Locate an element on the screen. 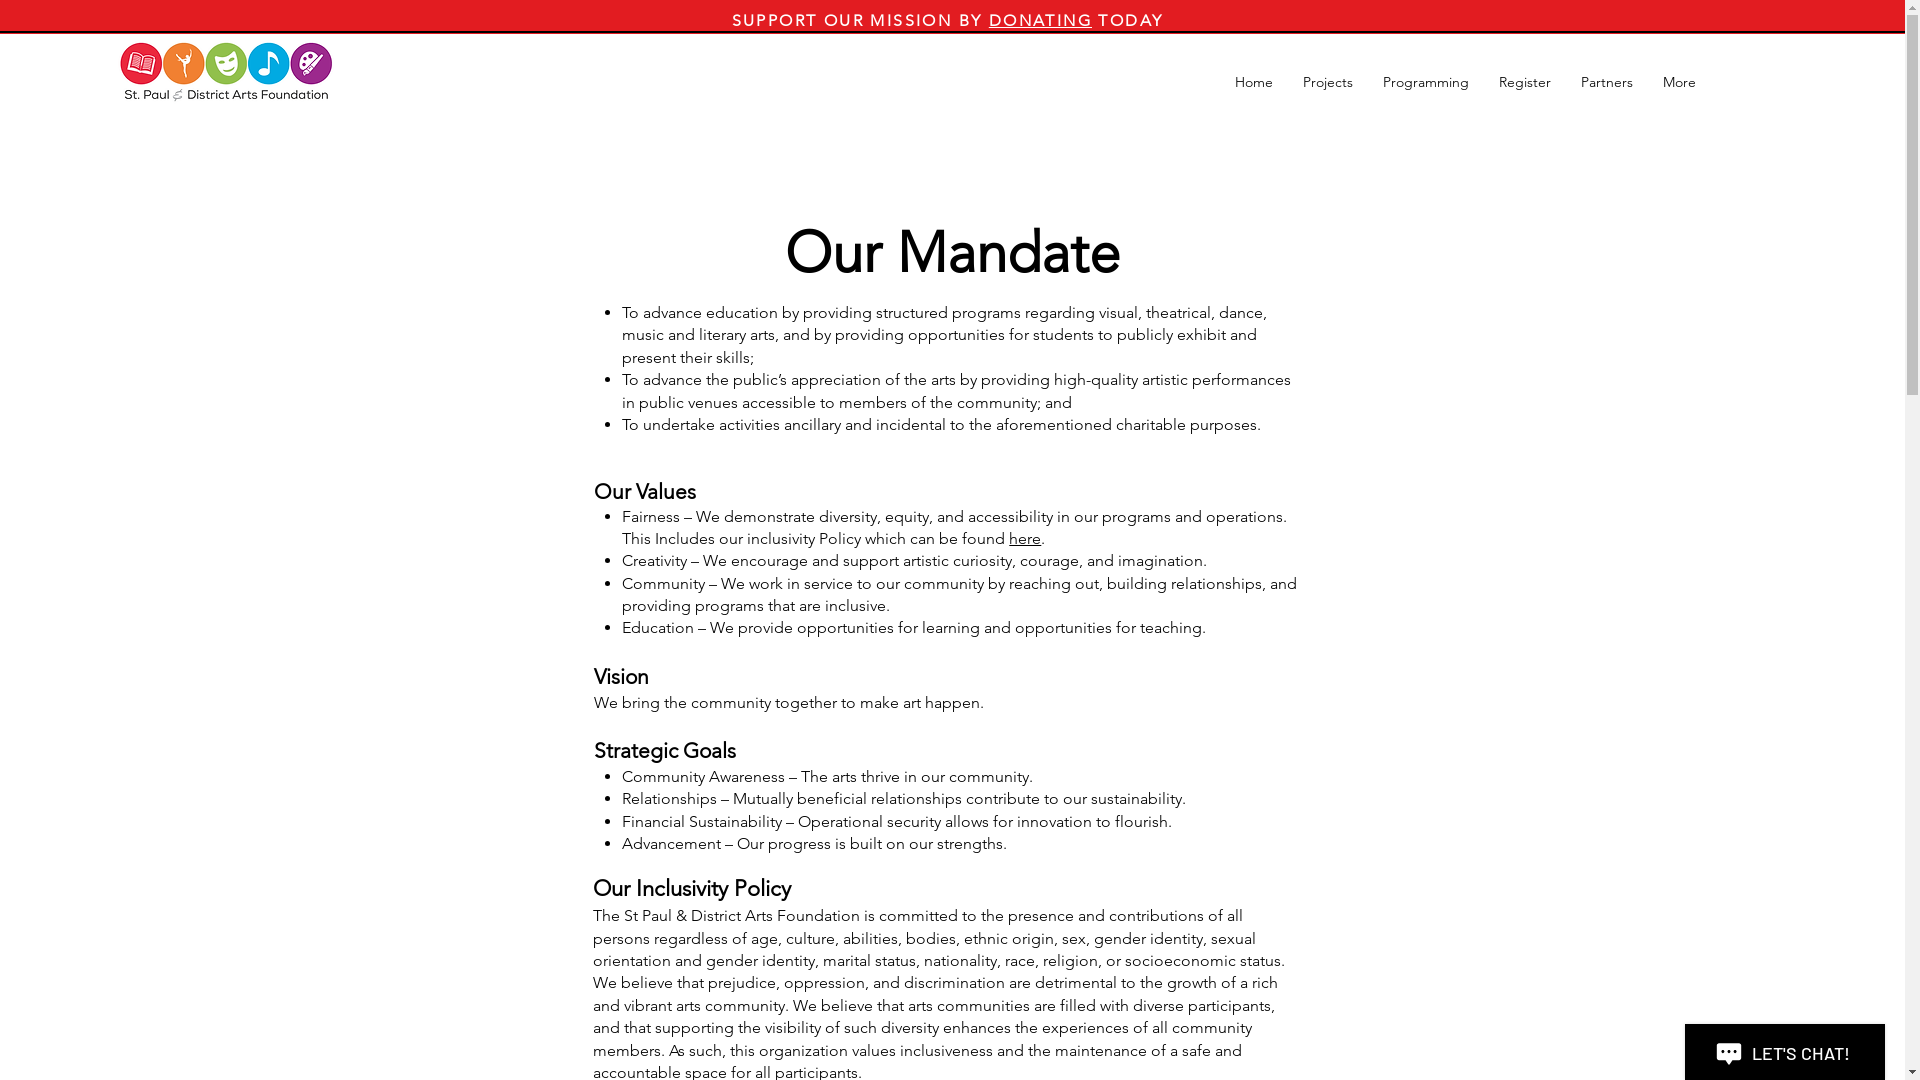 The height and width of the screenshot is (1080, 1920). 'DONATING' is located at coordinates (1040, 20).